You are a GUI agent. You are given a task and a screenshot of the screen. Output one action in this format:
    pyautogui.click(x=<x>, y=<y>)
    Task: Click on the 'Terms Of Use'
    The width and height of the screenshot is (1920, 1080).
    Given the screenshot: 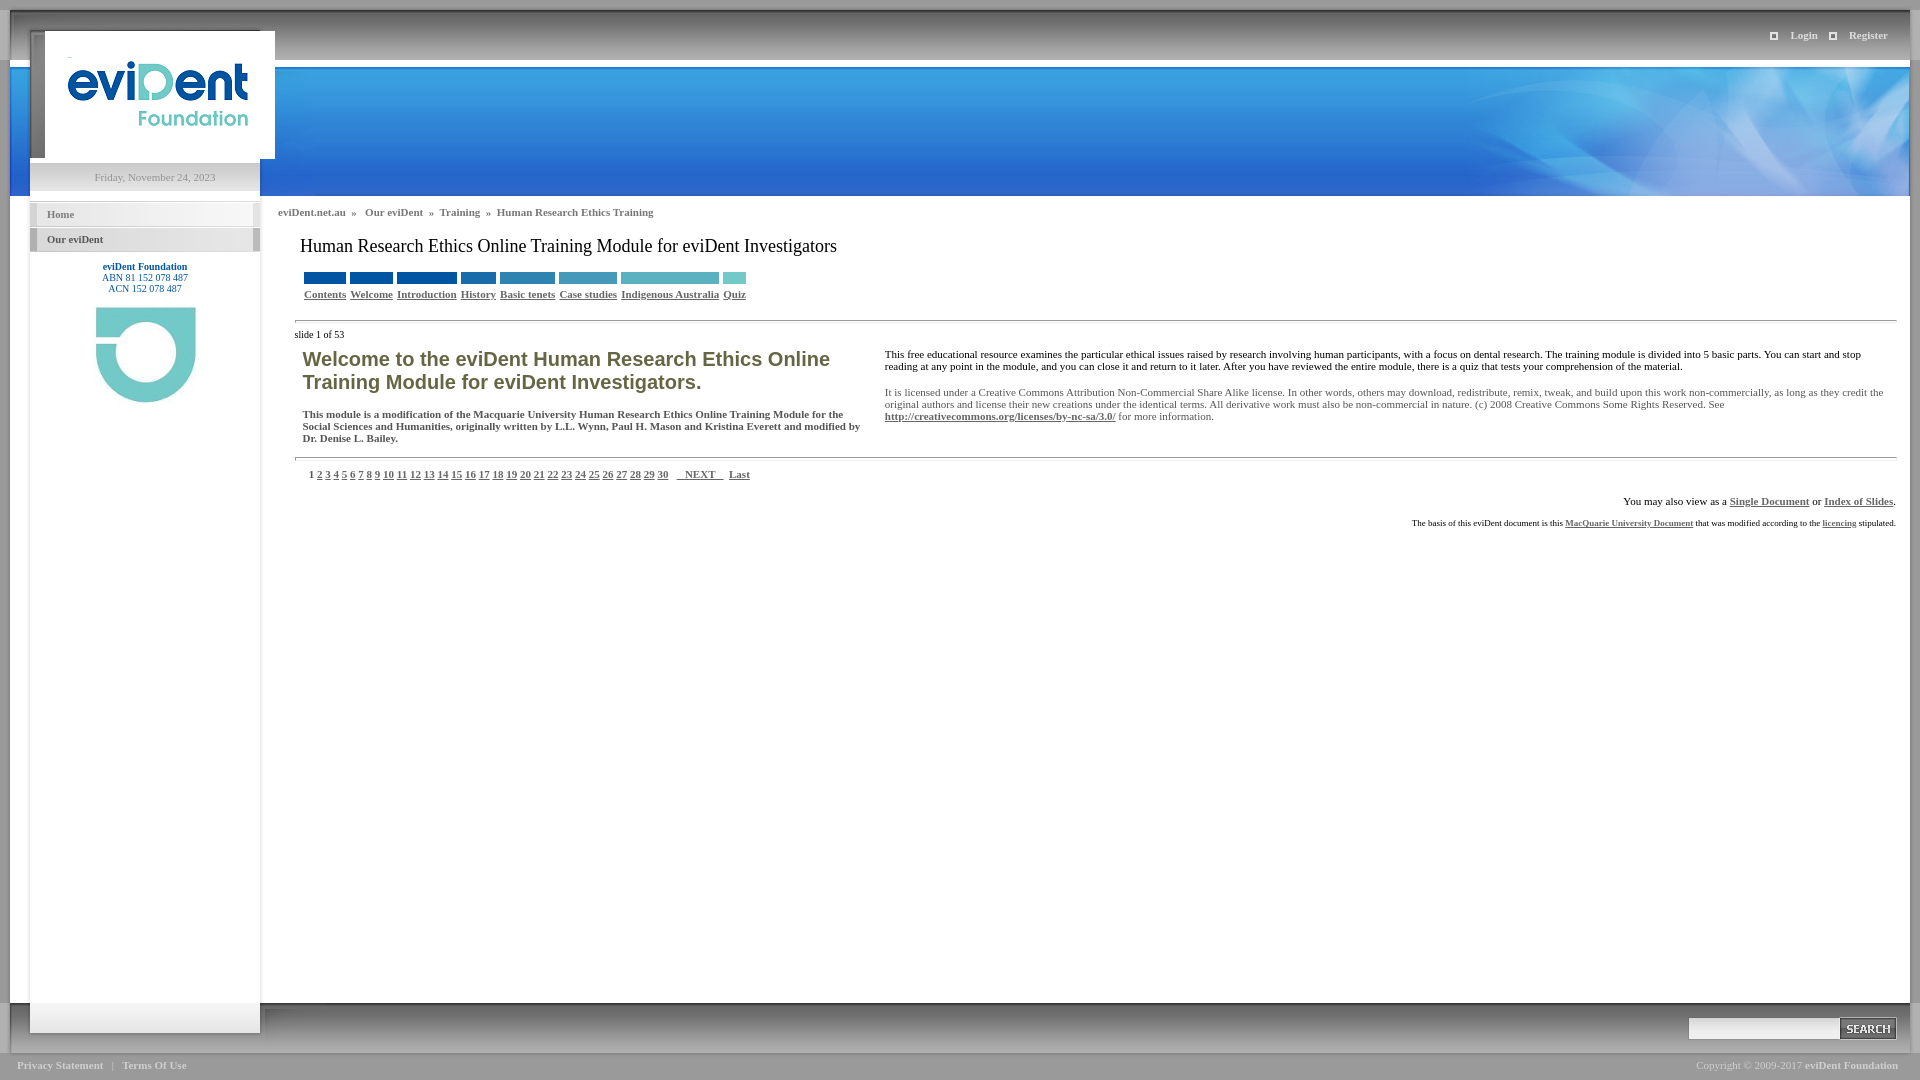 What is the action you would take?
    pyautogui.click(x=120, y=1063)
    